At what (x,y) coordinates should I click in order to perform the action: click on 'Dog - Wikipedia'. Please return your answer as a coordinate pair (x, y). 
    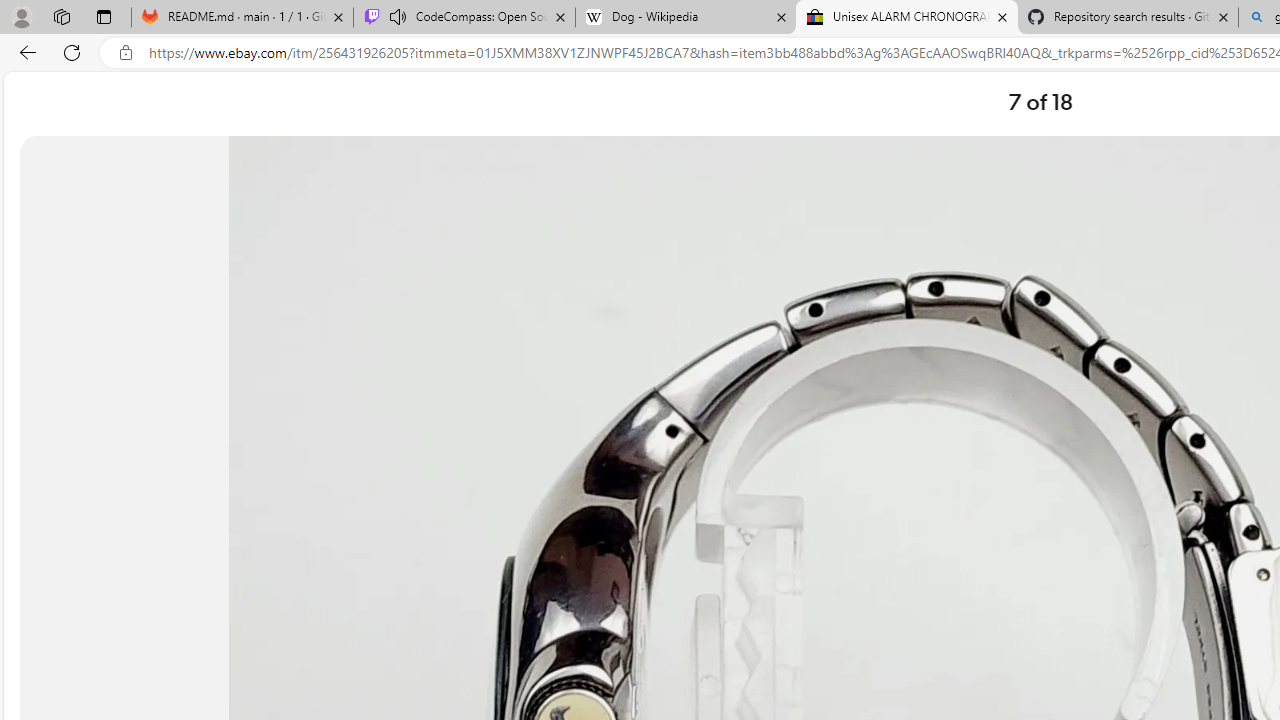
    Looking at the image, I should click on (686, 17).